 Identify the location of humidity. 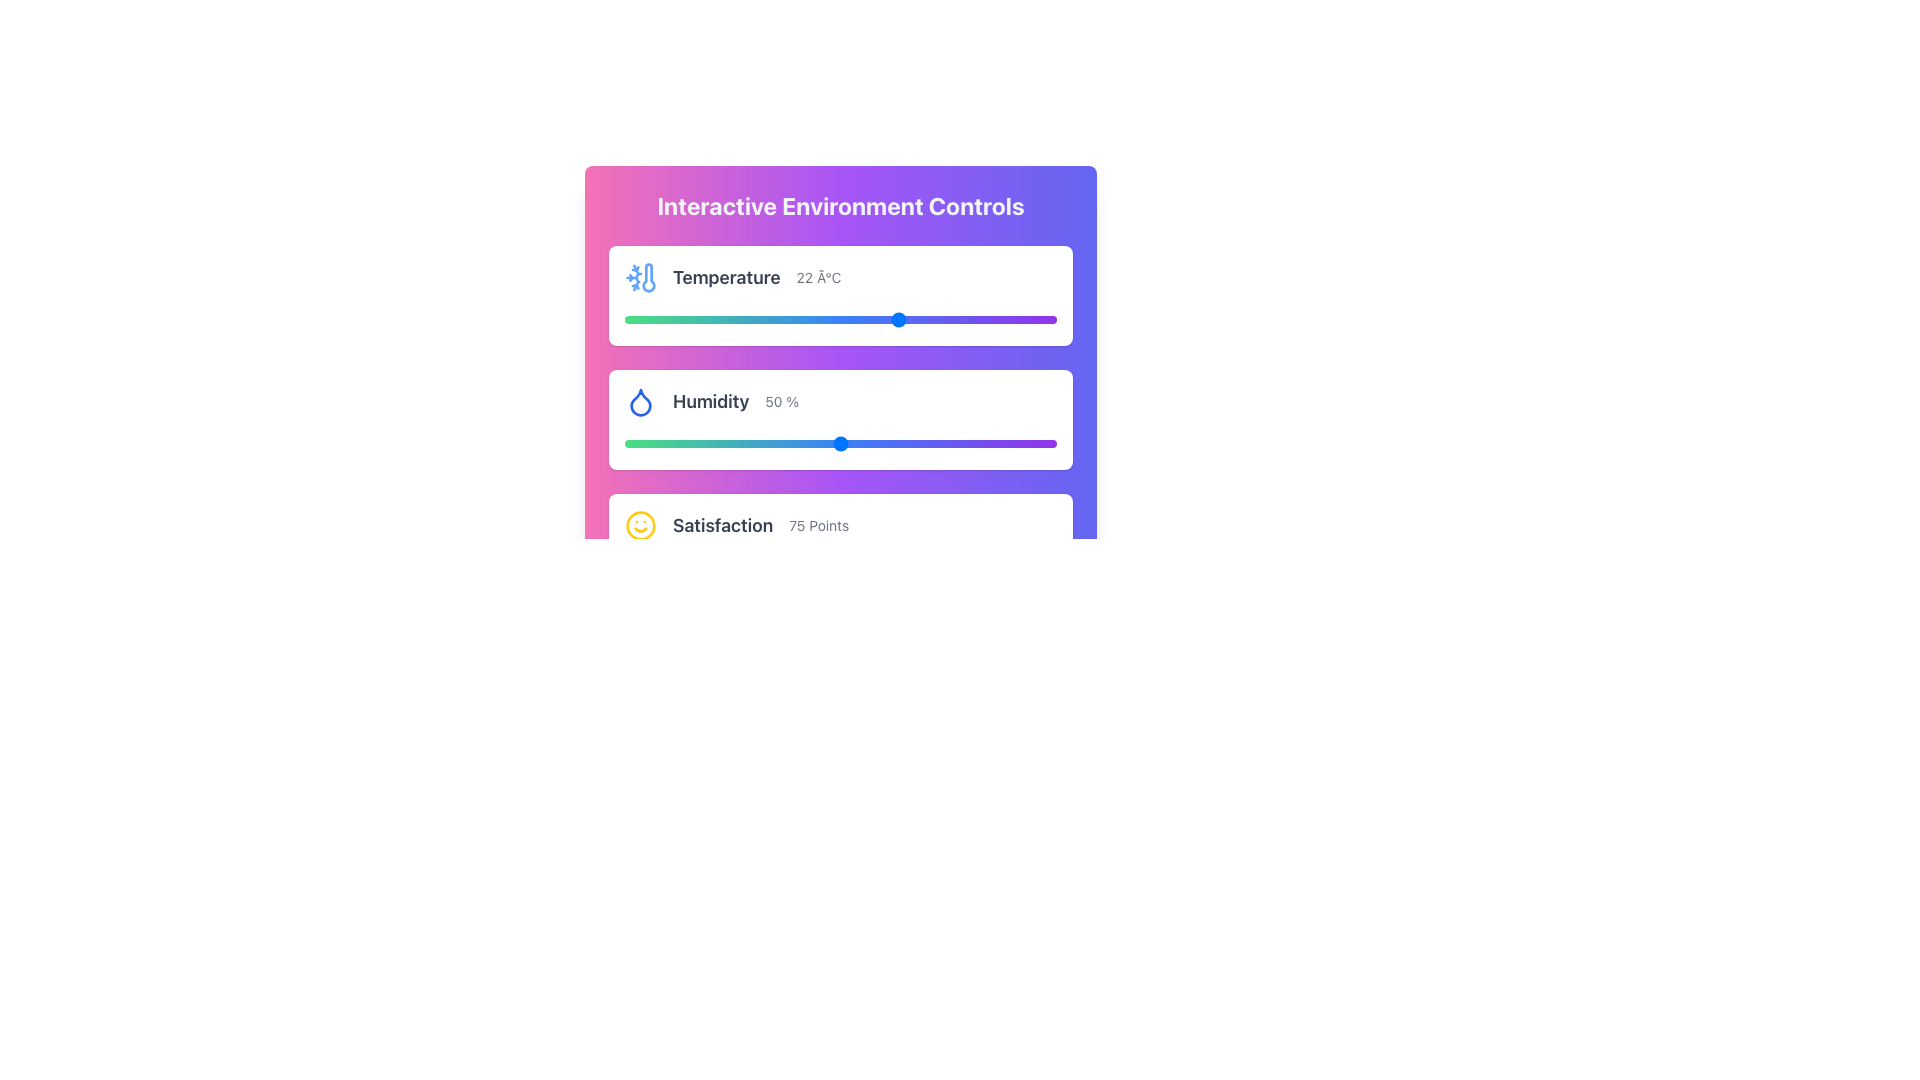
(996, 442).